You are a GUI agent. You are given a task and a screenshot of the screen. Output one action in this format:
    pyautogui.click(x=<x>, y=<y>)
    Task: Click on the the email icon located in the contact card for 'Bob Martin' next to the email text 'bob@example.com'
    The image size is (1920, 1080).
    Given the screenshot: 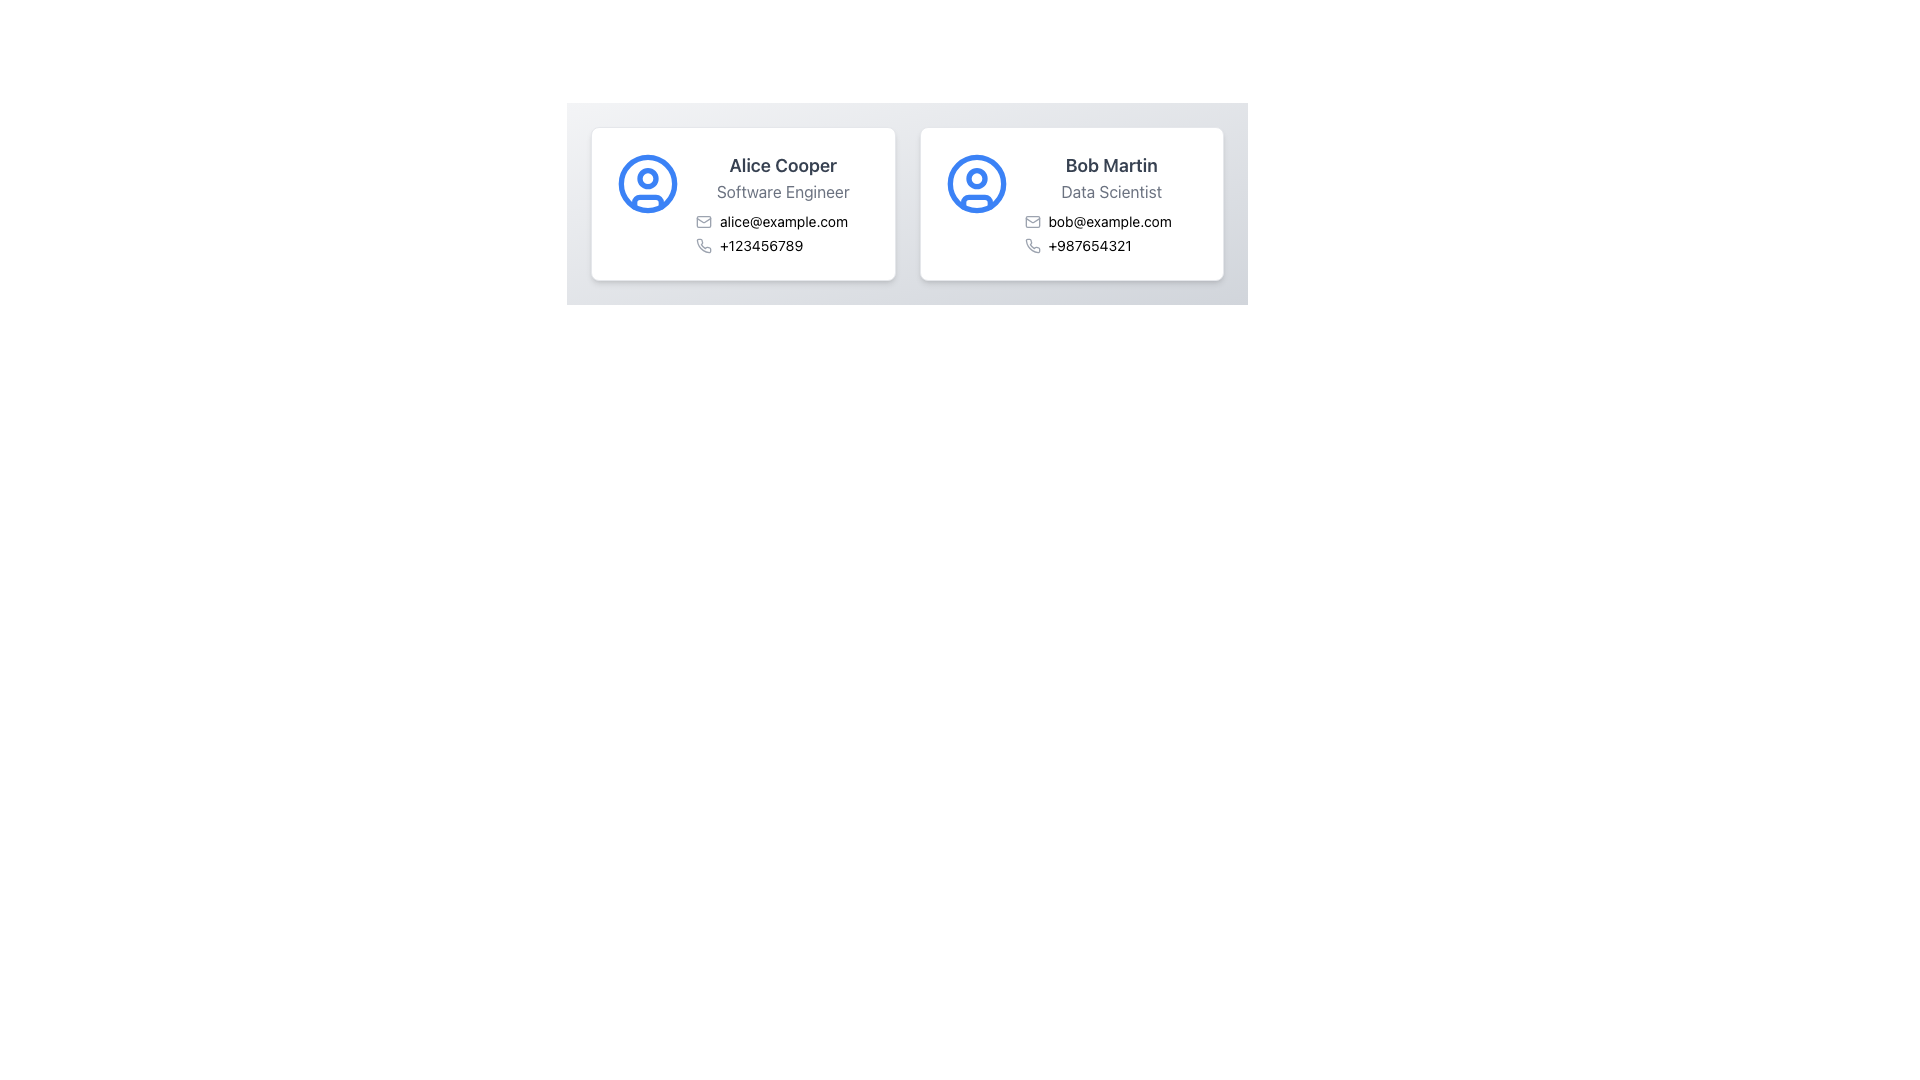 What is the action you would take?
    pyautogui.click(x=1032, y=222)
    